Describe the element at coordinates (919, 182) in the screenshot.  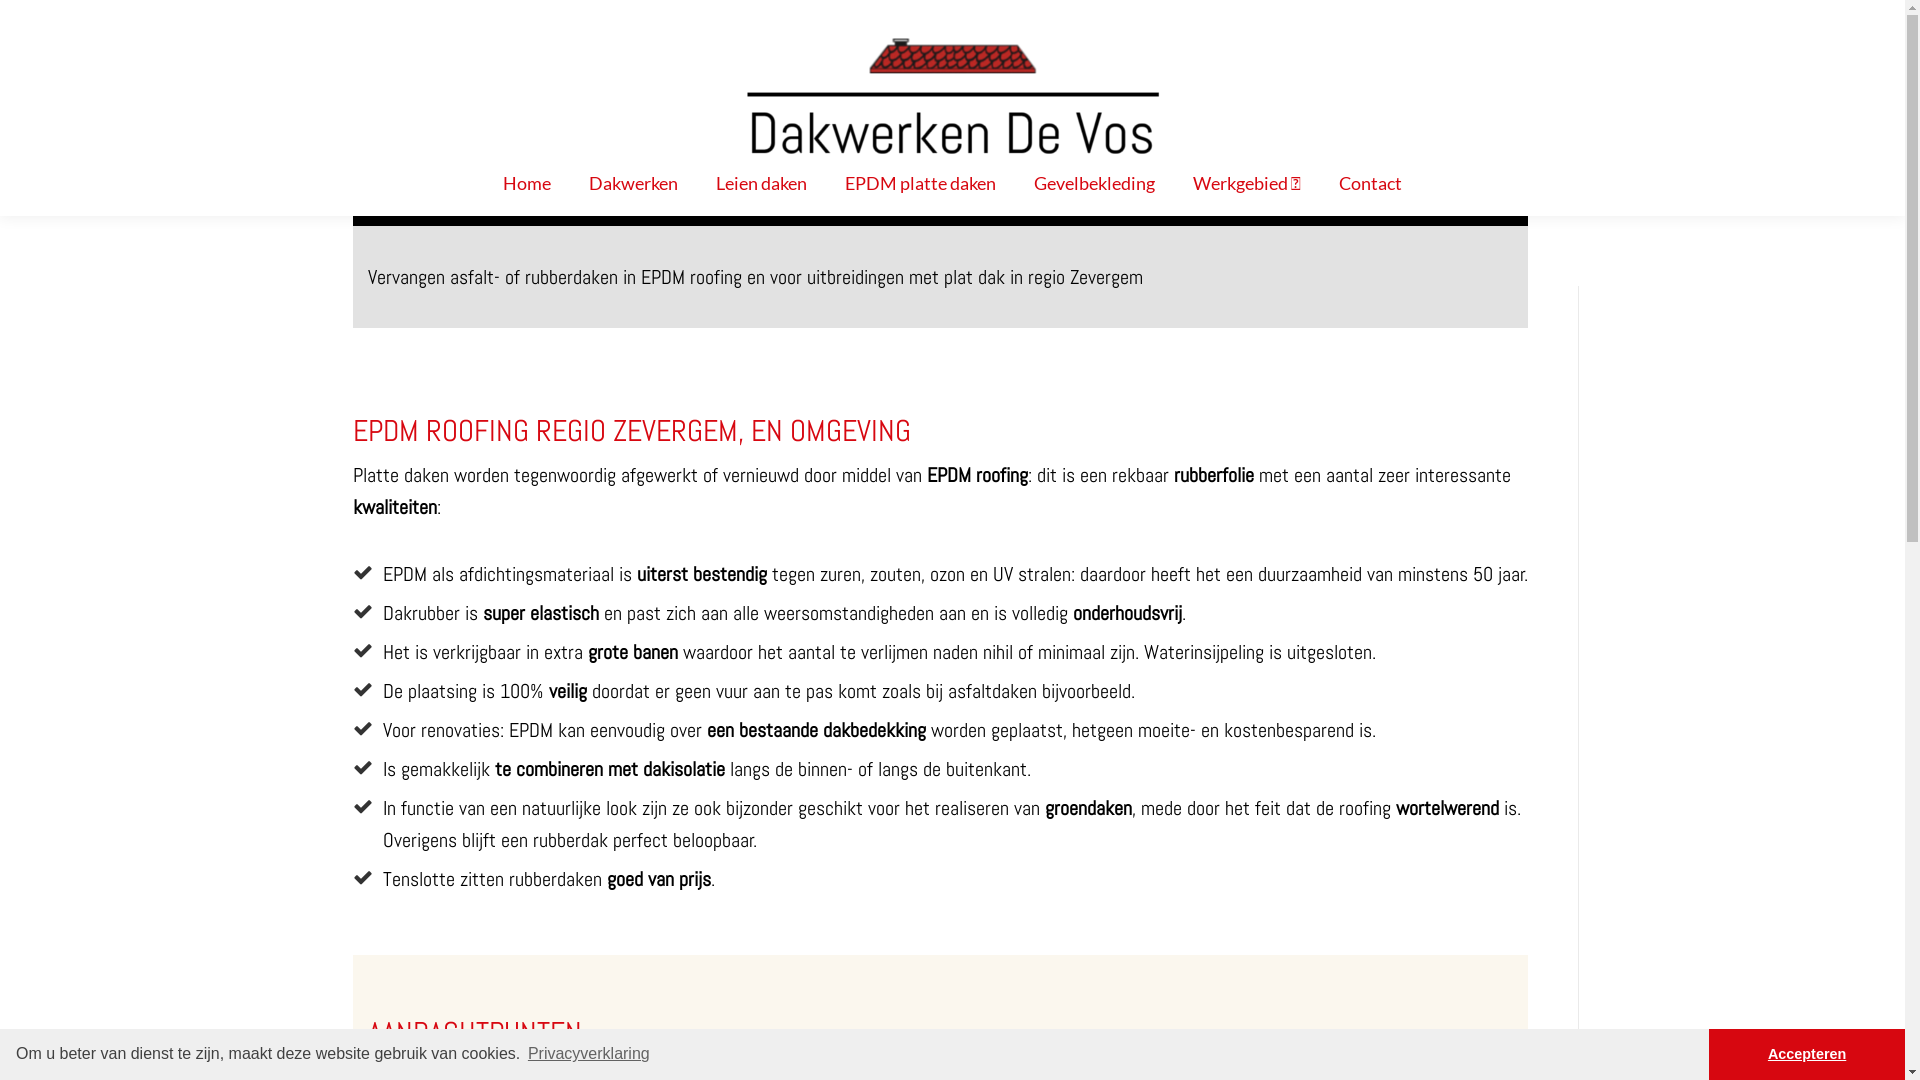
I see `'EPDM platte daken'` at that location.